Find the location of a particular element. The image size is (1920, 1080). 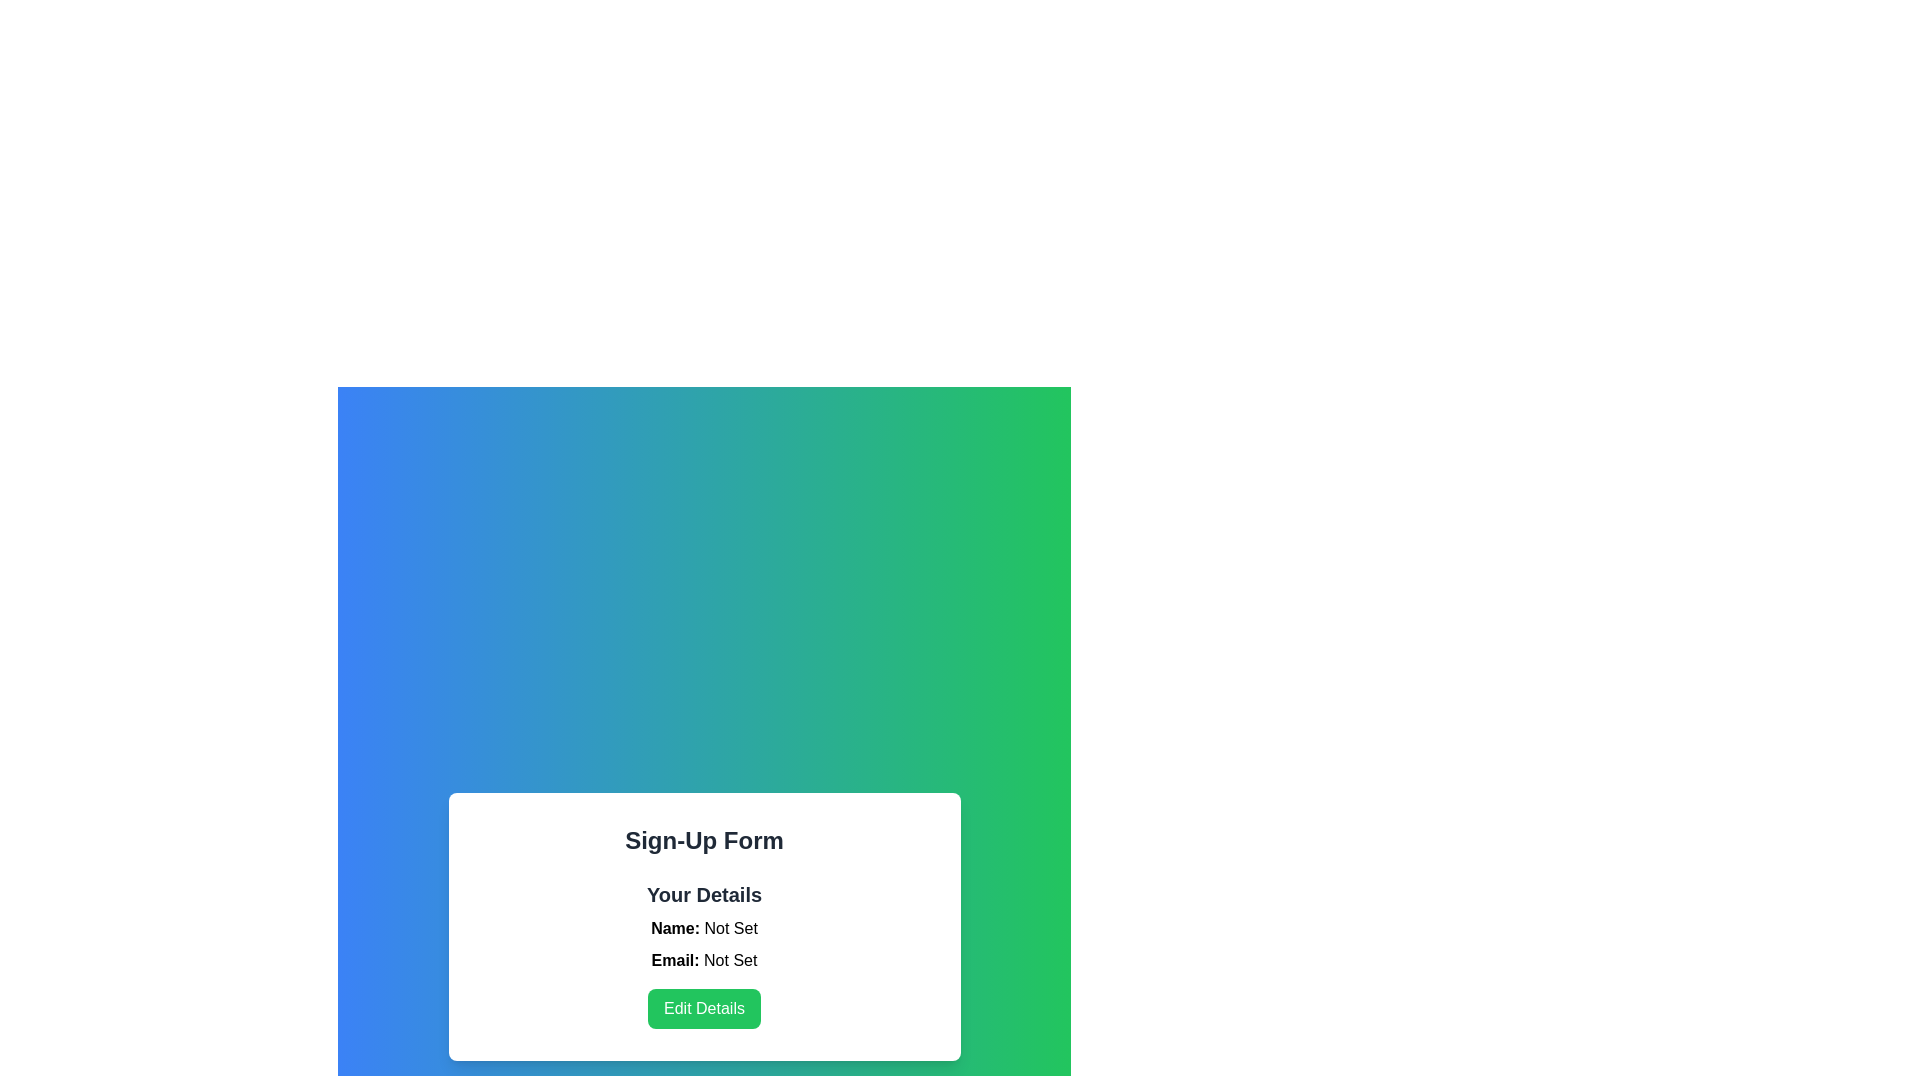

the label indicating the user's name in the 'Your Details' section of the sign-up form card, which is the first line aligned to the left is located at coordinates (675, 928).